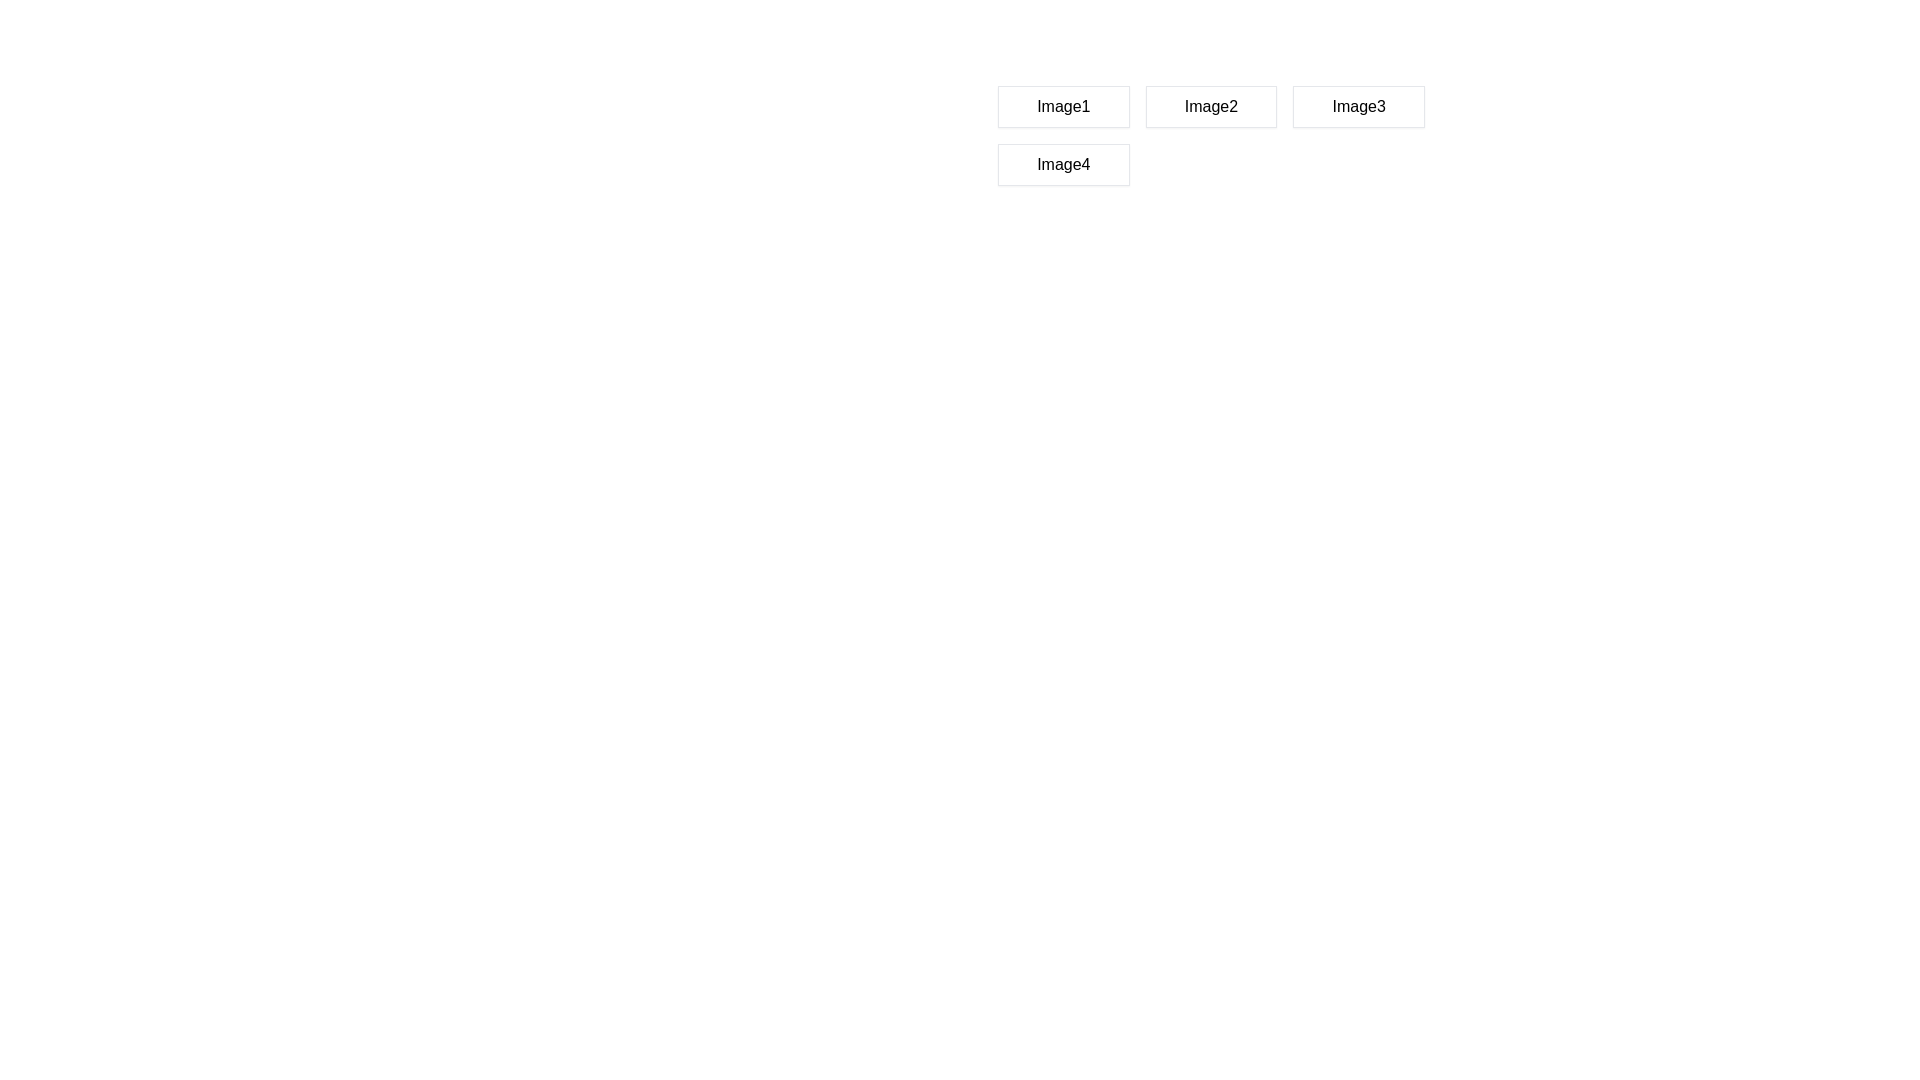  I want to click on the button labeled 'Image1', which is the first button in a grid layout, featuring a white background with a gray border and centered text, so click(1062, 107).